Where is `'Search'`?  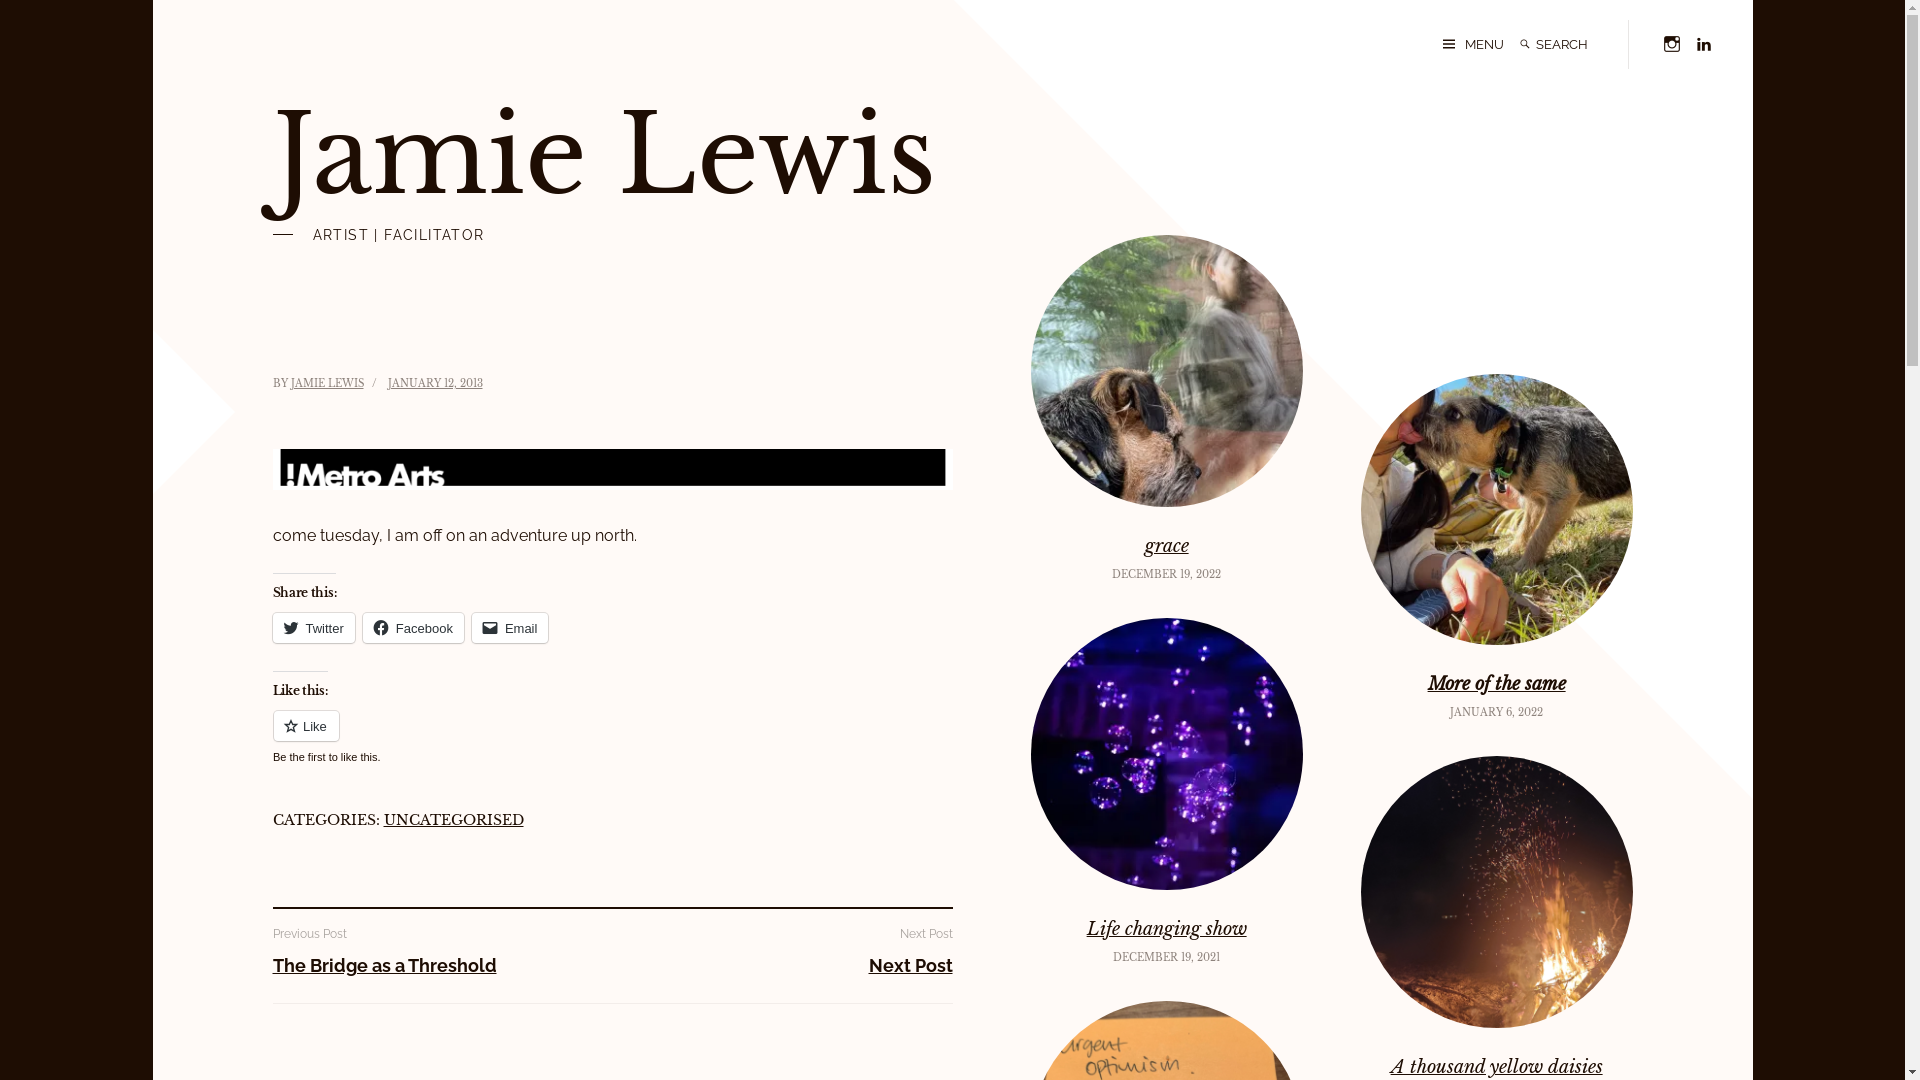 'Search' is located at coordinates (1522, 44).